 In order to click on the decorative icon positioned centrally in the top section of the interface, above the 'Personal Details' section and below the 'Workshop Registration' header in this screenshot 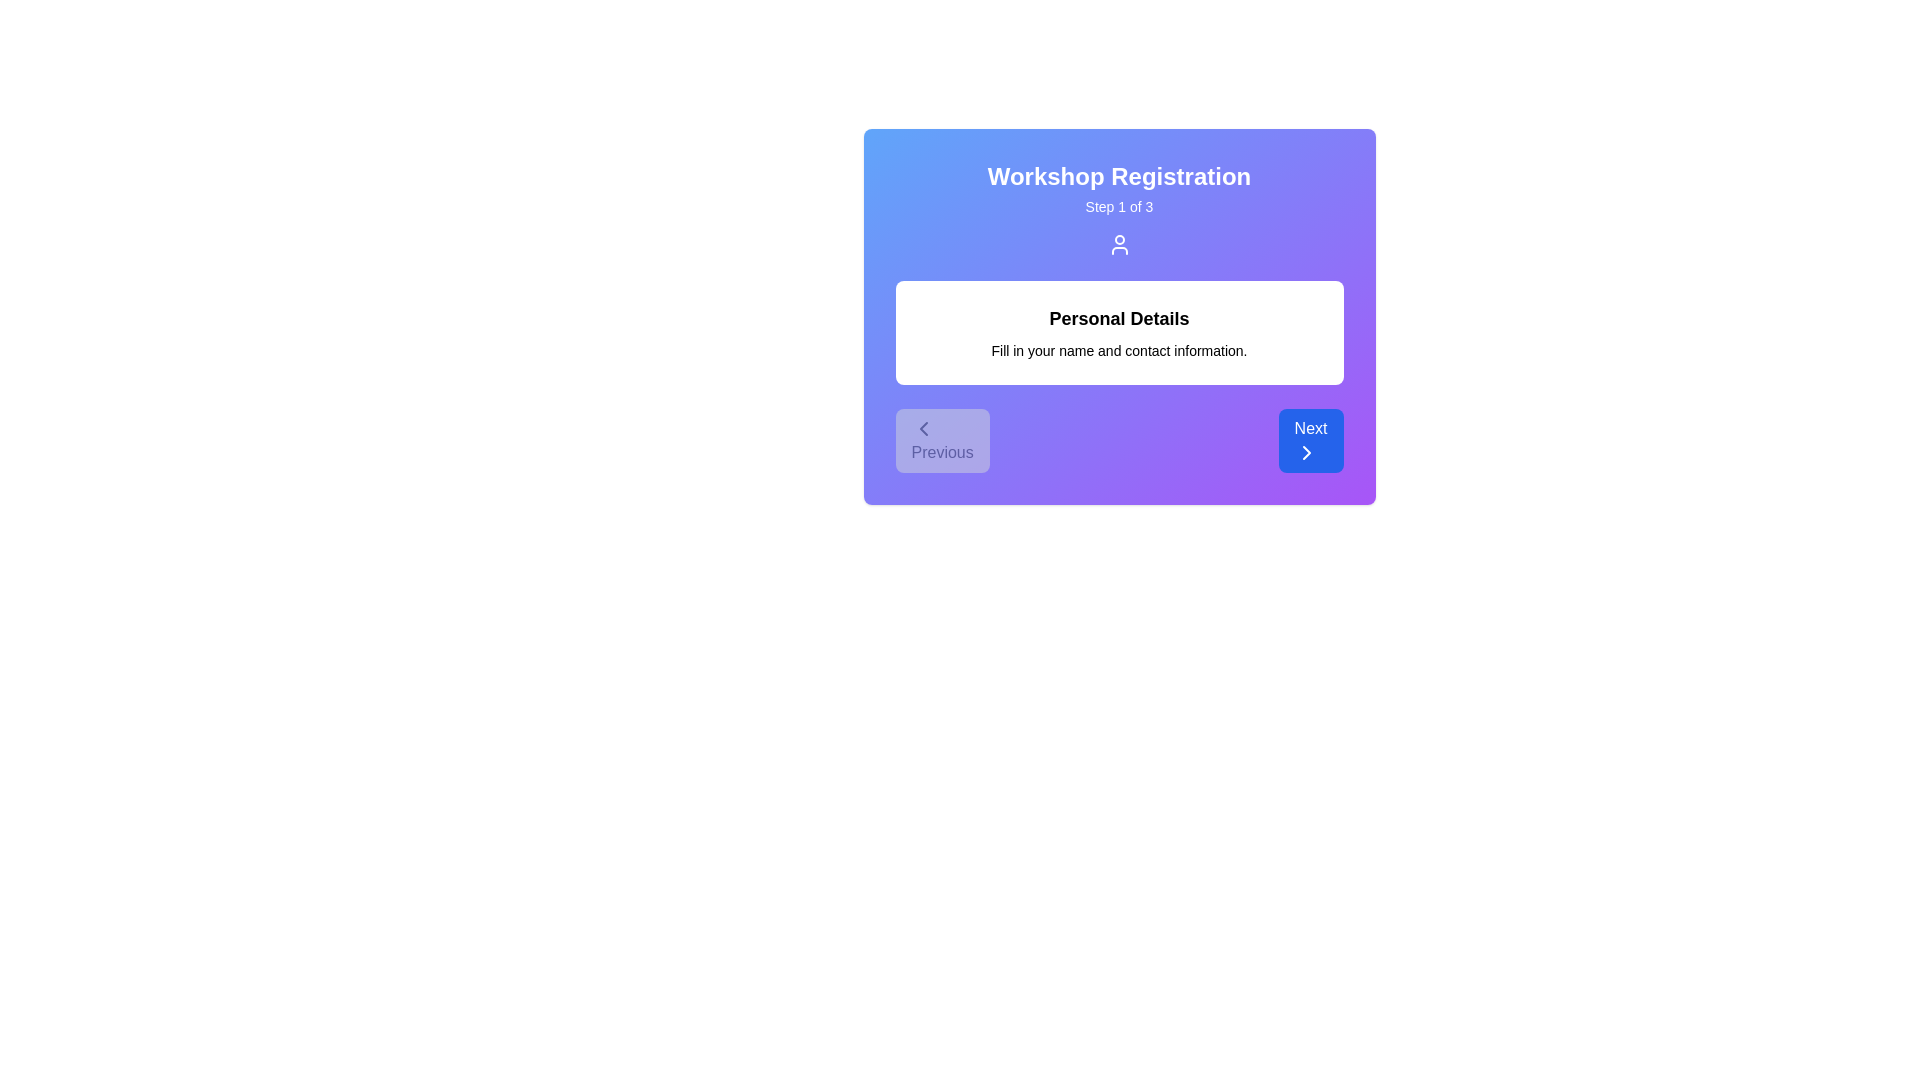, I will do `click(1118, 244)`.